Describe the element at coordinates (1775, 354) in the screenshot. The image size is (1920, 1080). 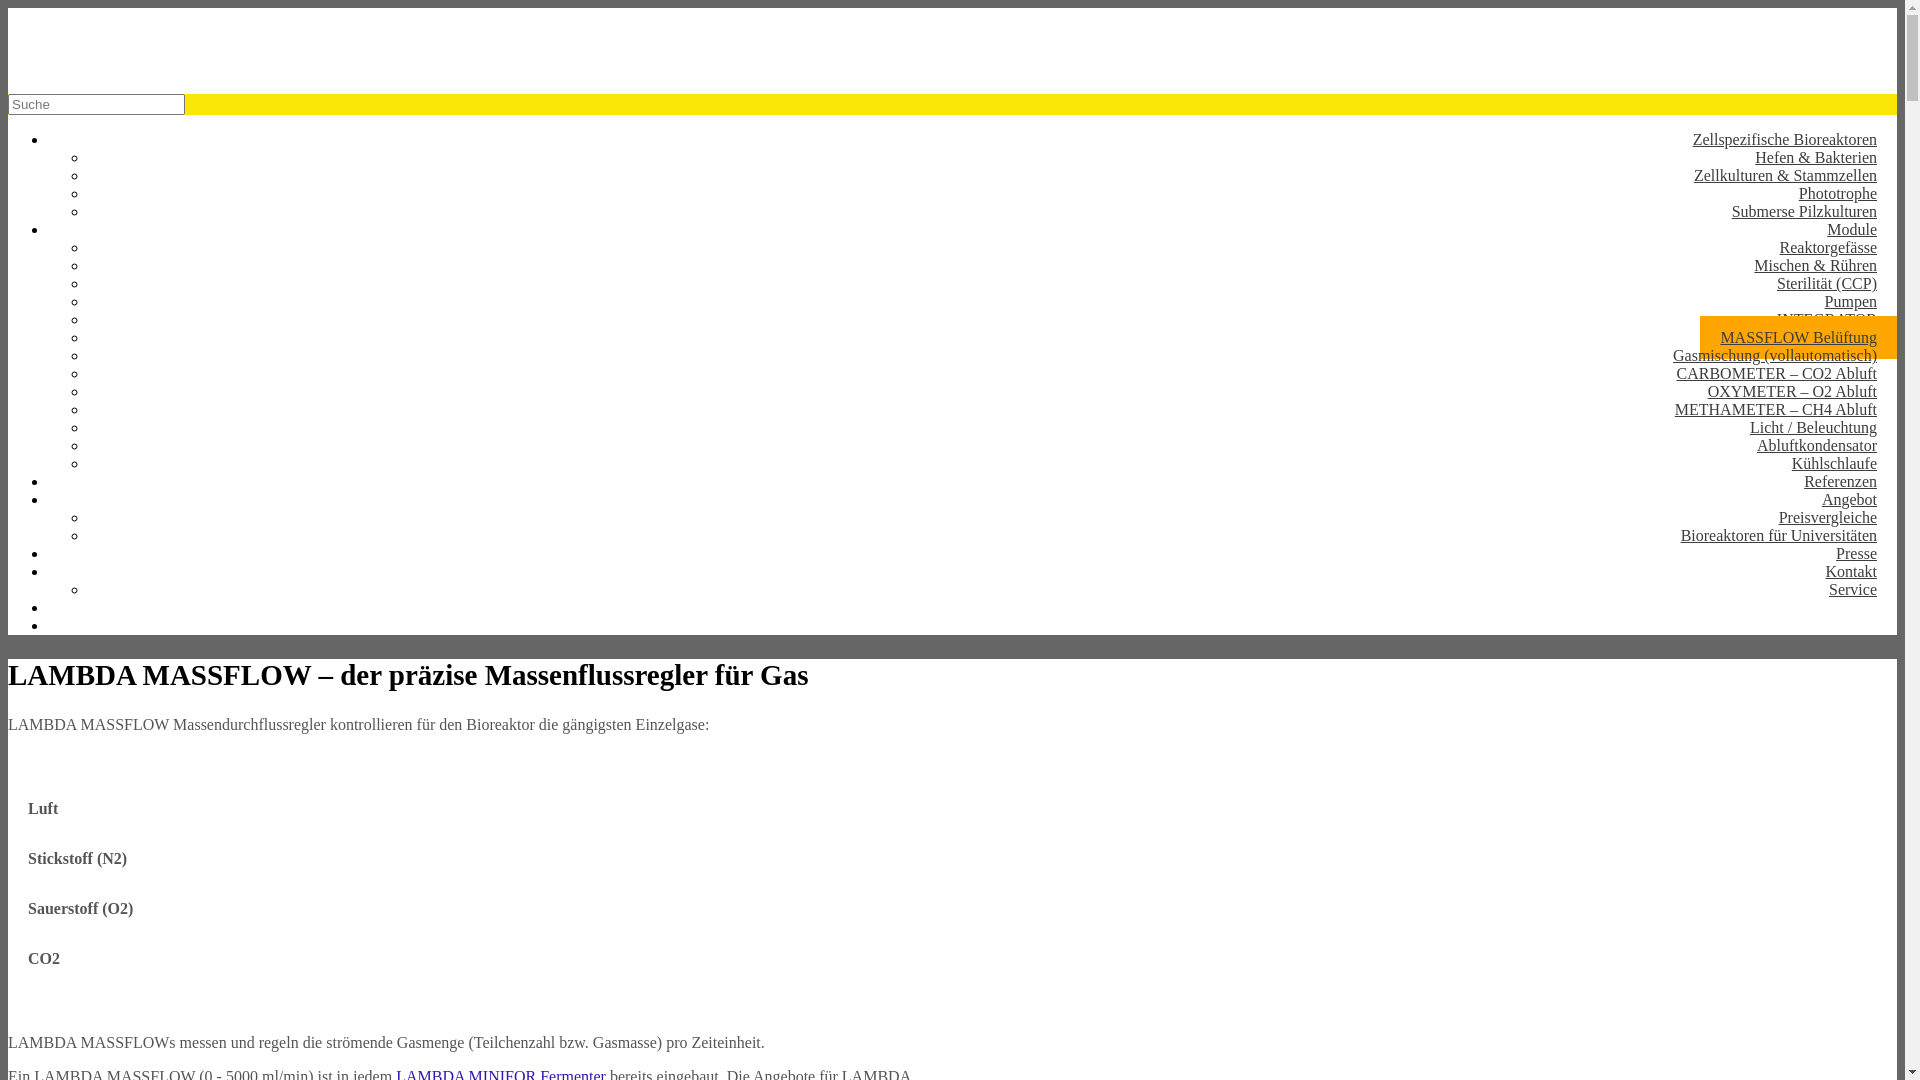
I see `'Gasmischung (vollautomatisch)'` at that location.